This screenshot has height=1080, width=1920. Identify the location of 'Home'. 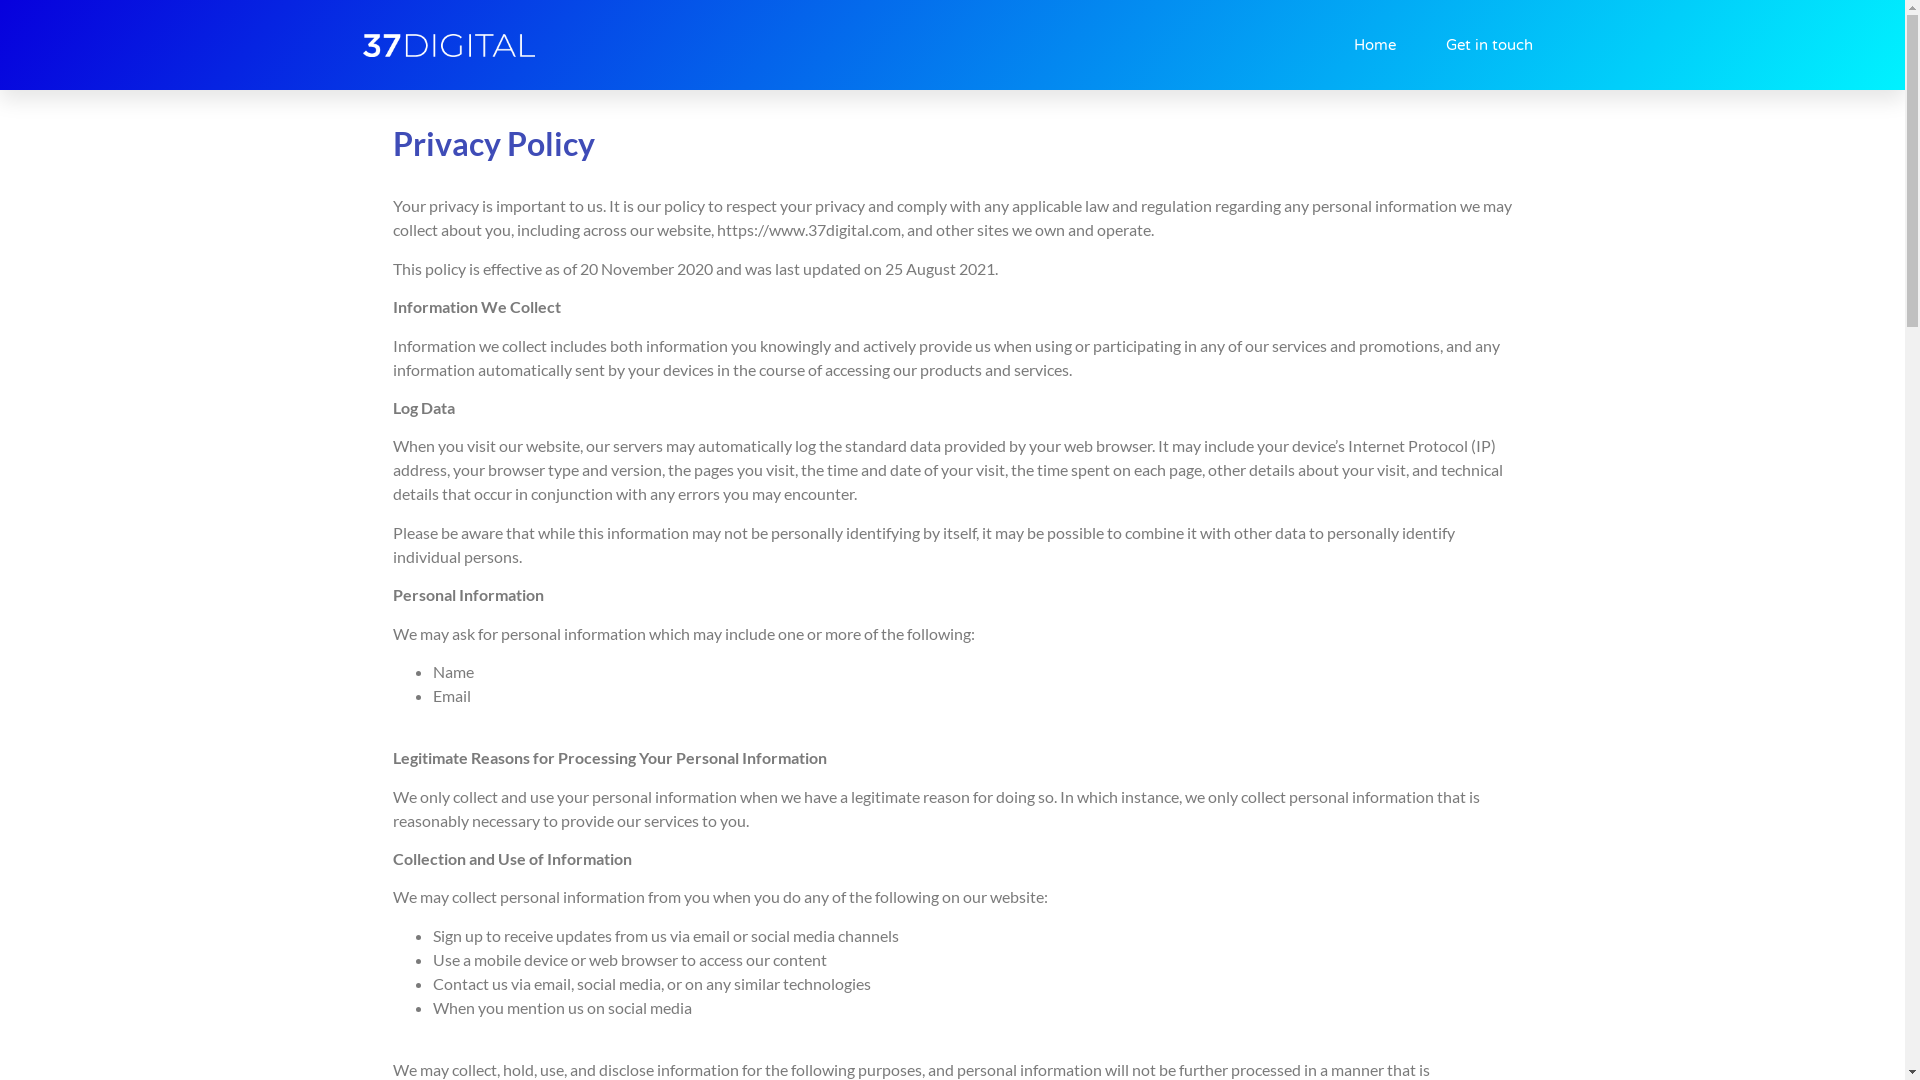
(1373, 45).